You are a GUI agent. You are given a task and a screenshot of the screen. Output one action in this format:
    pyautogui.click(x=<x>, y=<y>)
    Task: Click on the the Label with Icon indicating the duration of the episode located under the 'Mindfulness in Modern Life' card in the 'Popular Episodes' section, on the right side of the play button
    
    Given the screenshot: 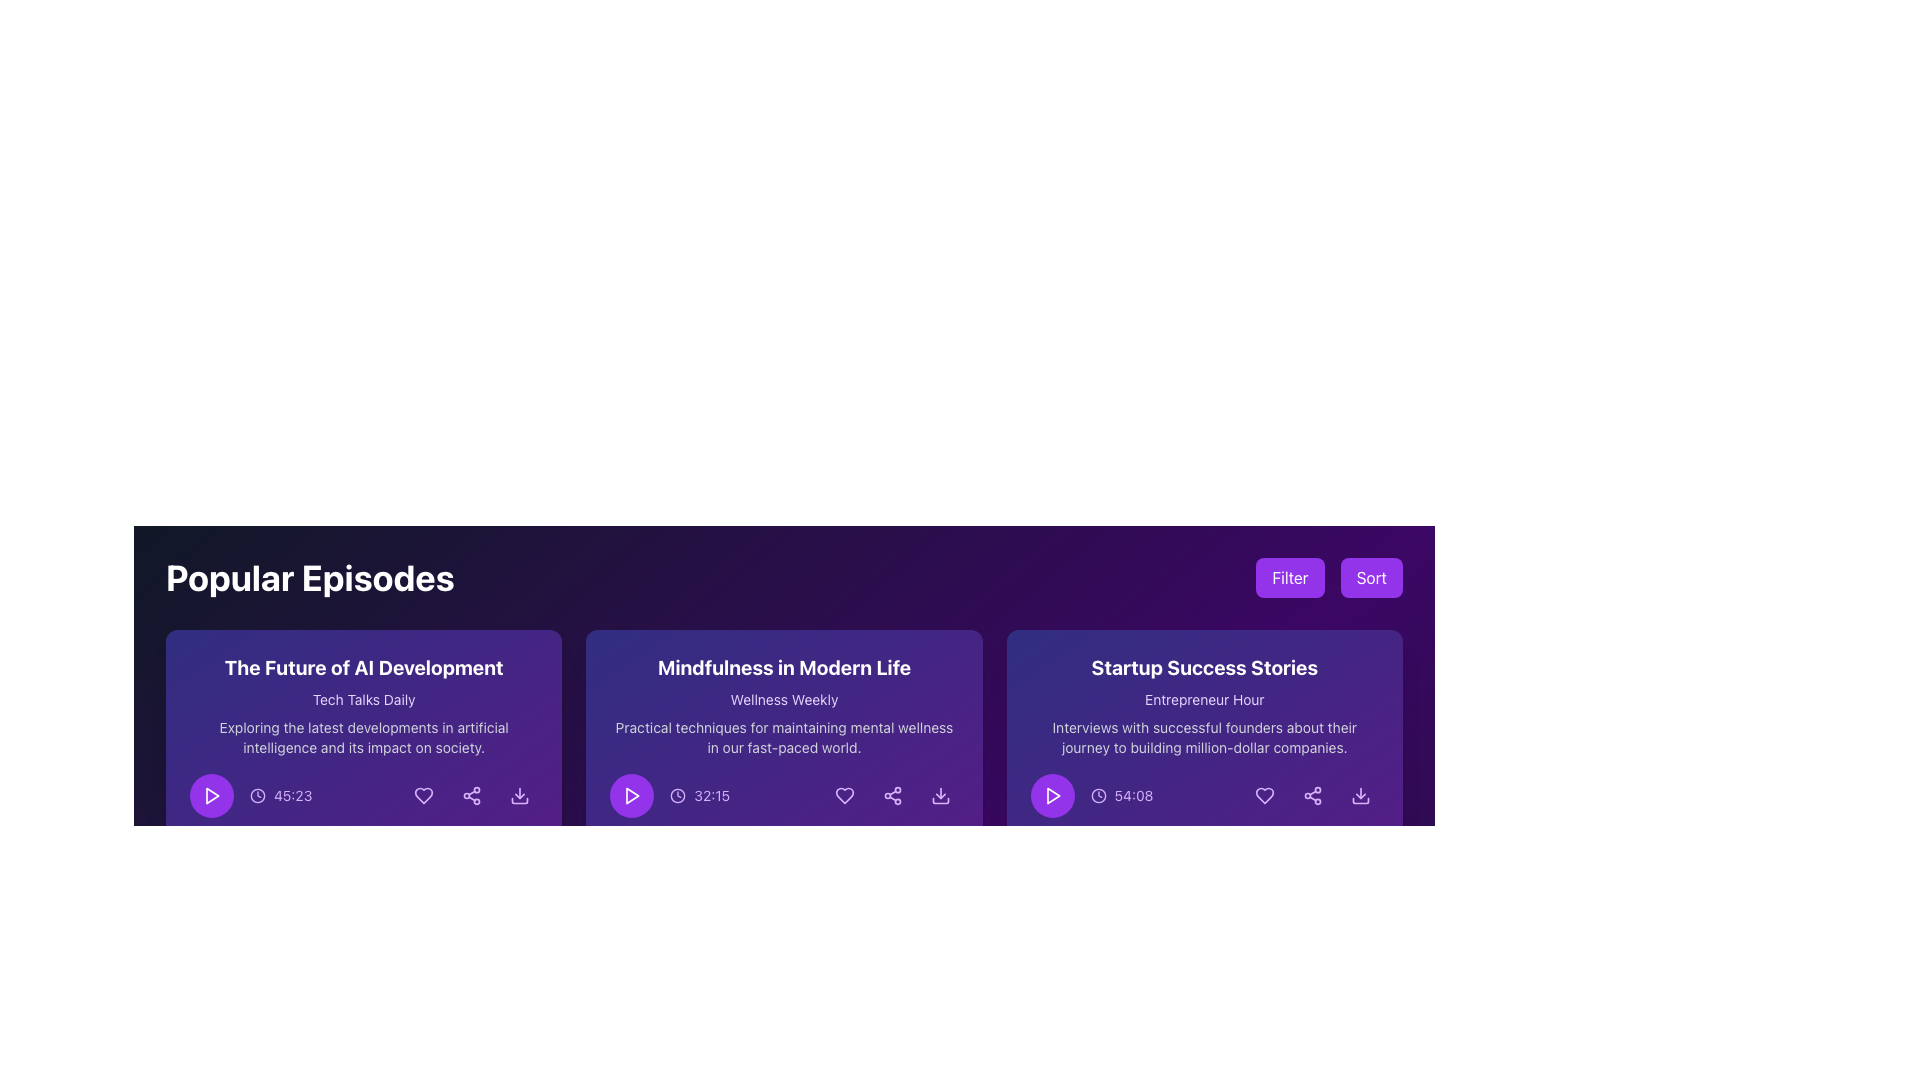 What is the action you would take?
    pyautogui.click(x=670, y=794)
    